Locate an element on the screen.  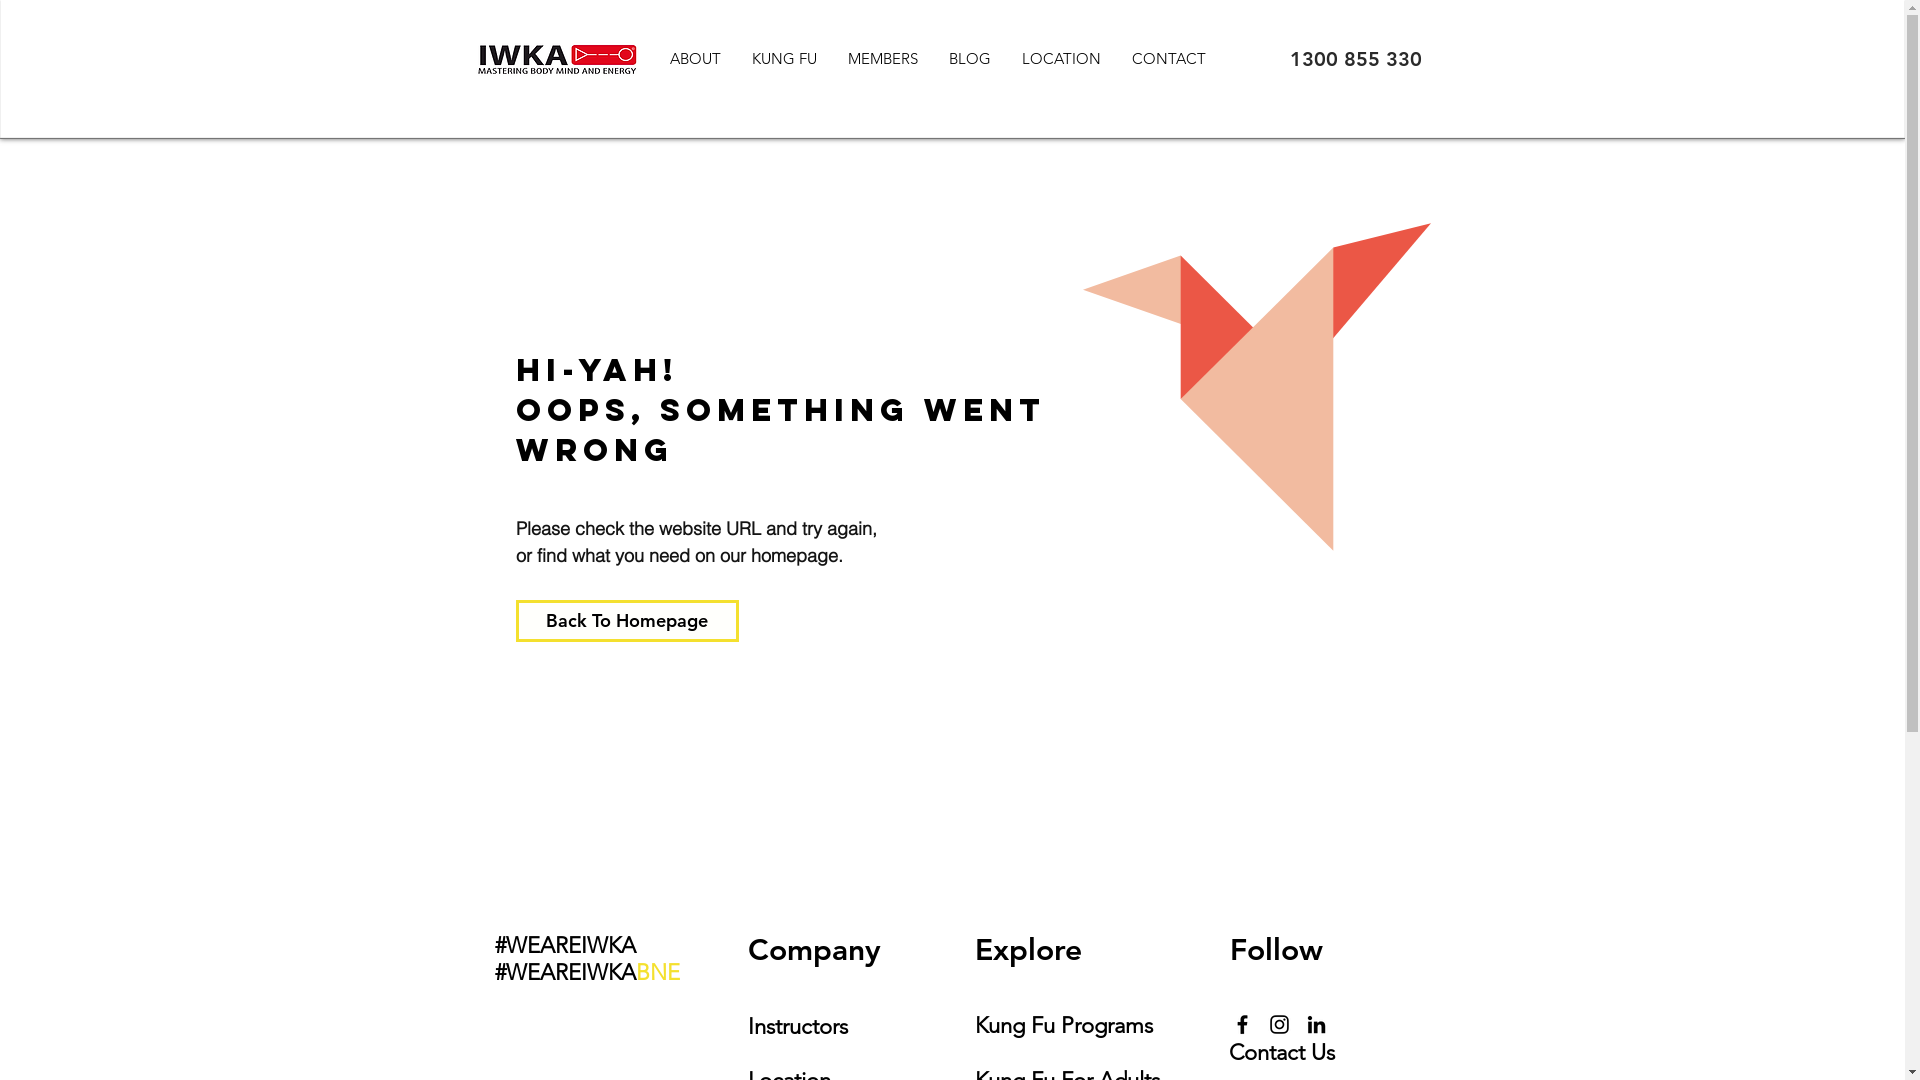
'Instructors' is located at coordinates (796, 1026).